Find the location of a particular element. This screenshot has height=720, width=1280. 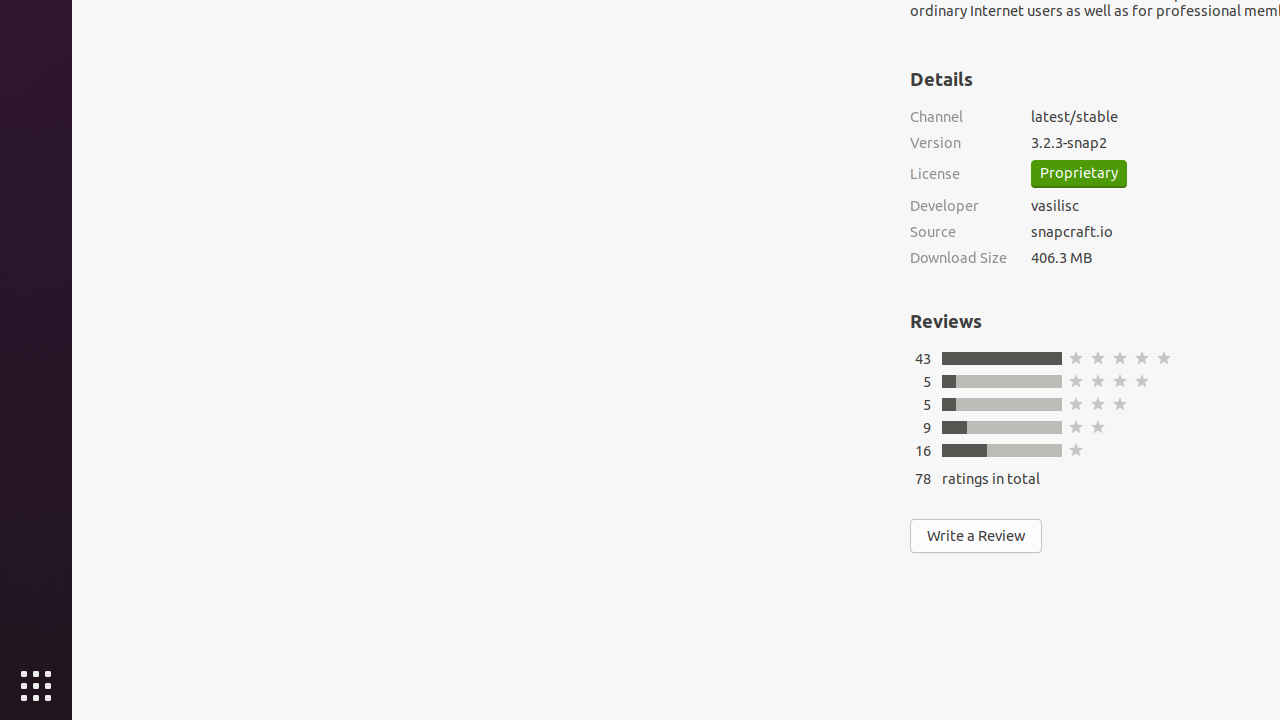

'License' is located at coordinates (957, 173).